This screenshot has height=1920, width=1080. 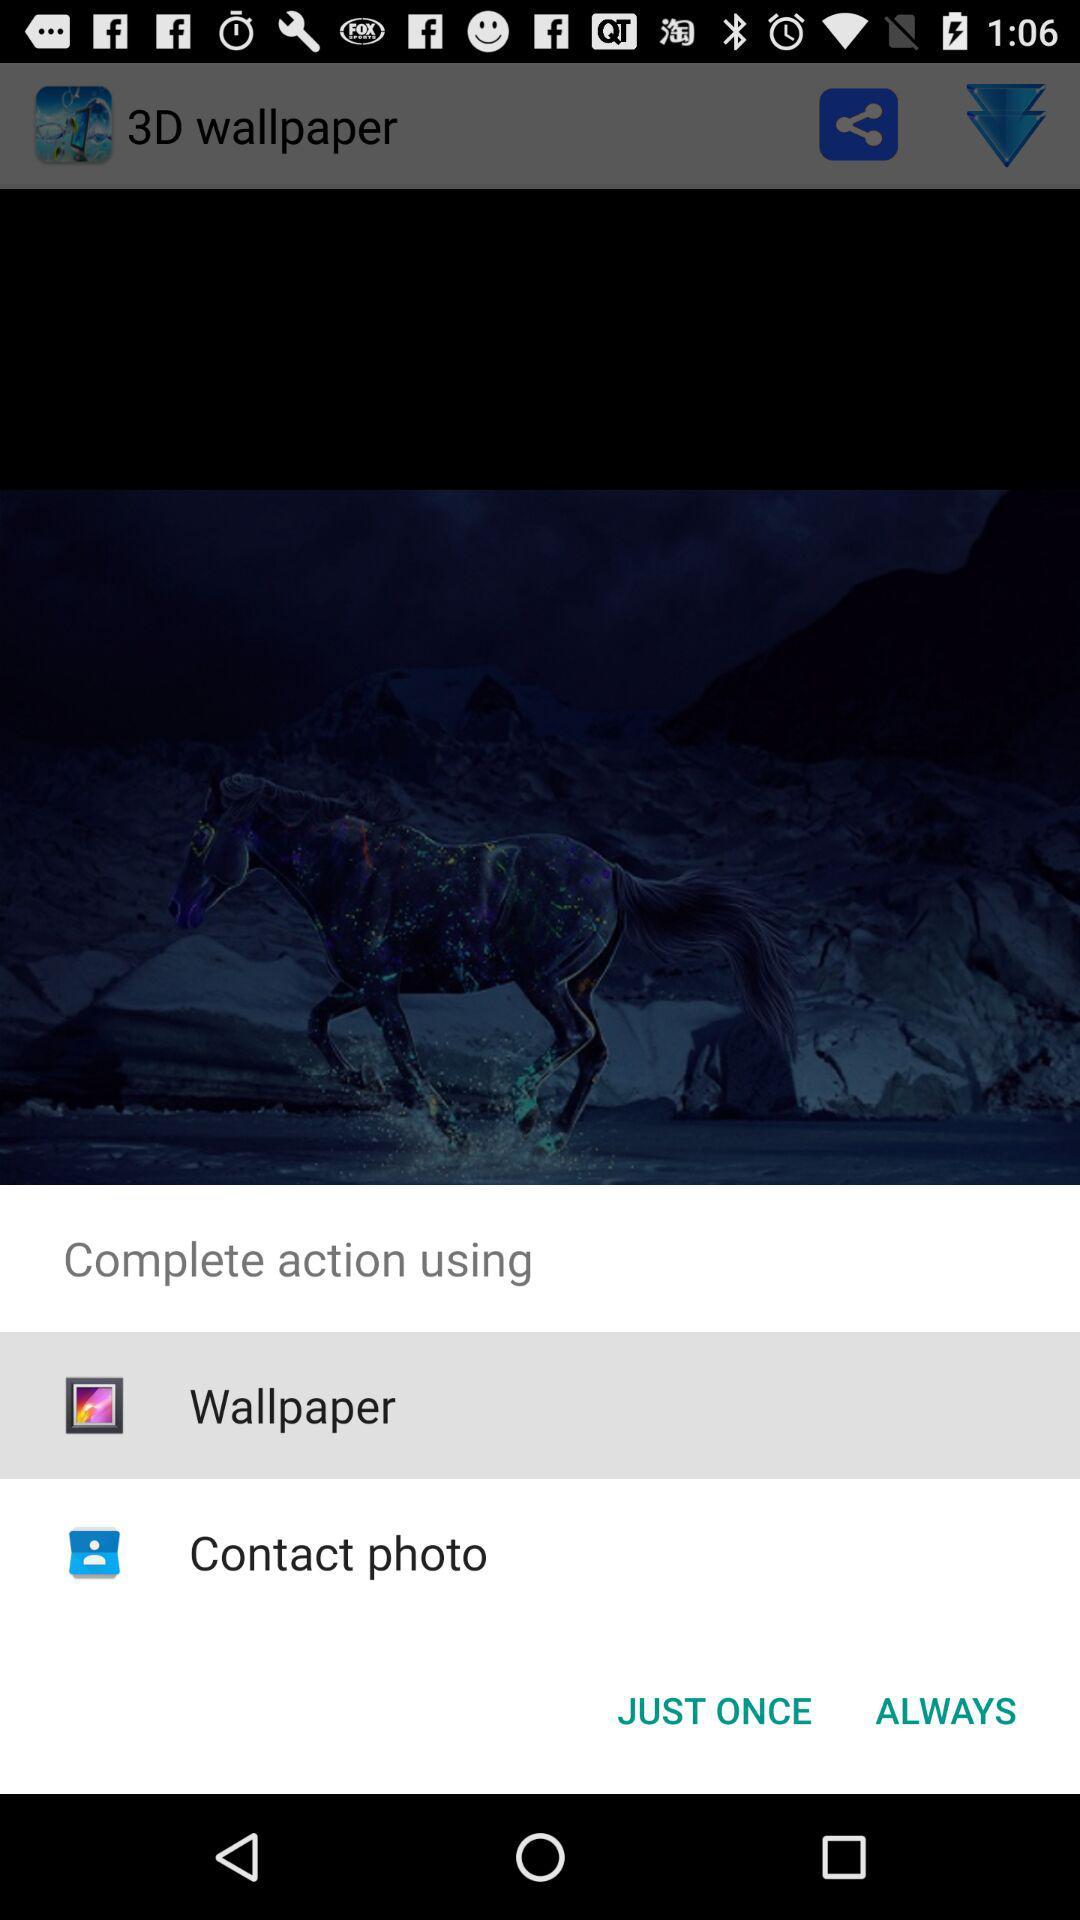 I want to click on always button, so click(x=945, y=1708).